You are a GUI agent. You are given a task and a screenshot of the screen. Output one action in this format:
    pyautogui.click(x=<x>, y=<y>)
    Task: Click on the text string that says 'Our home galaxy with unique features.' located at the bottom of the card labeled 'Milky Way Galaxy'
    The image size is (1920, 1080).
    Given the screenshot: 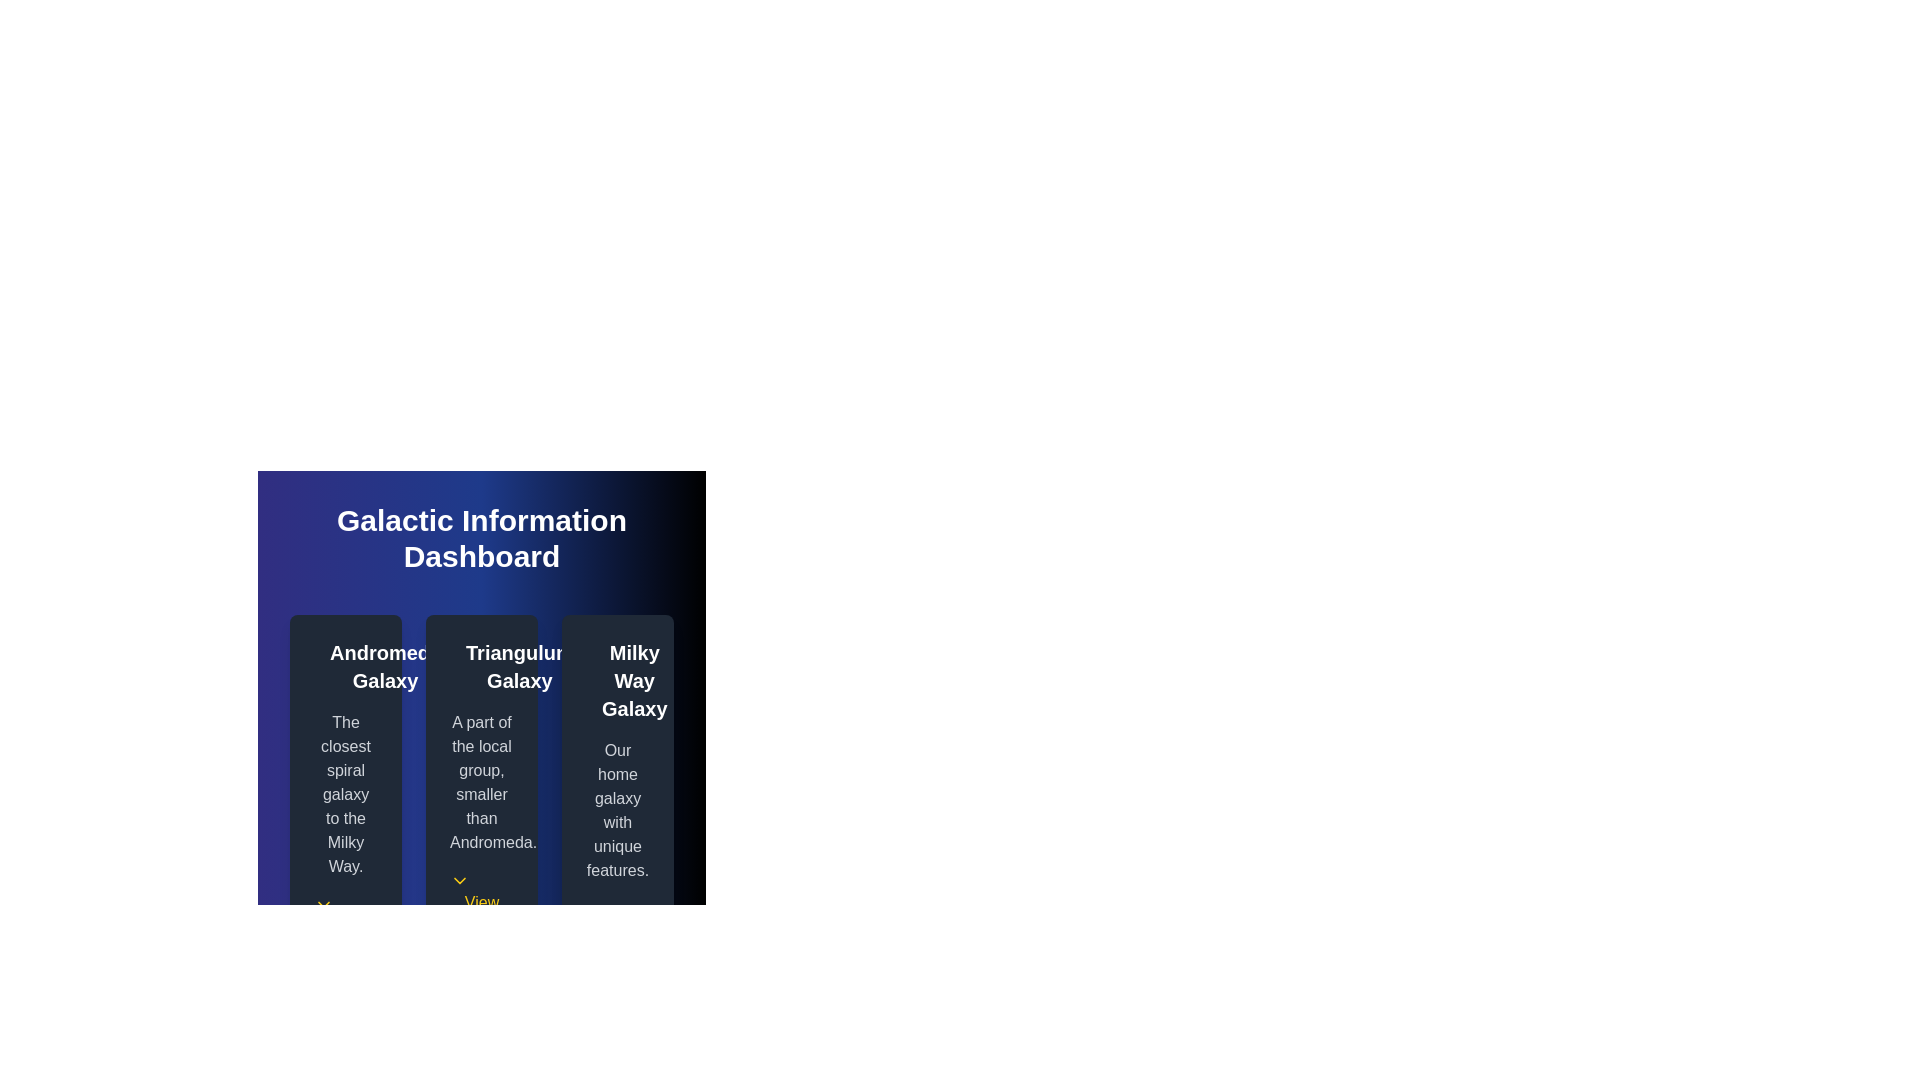 What is the action you would take?
    pyautogui.click(x=617, y=810)
    